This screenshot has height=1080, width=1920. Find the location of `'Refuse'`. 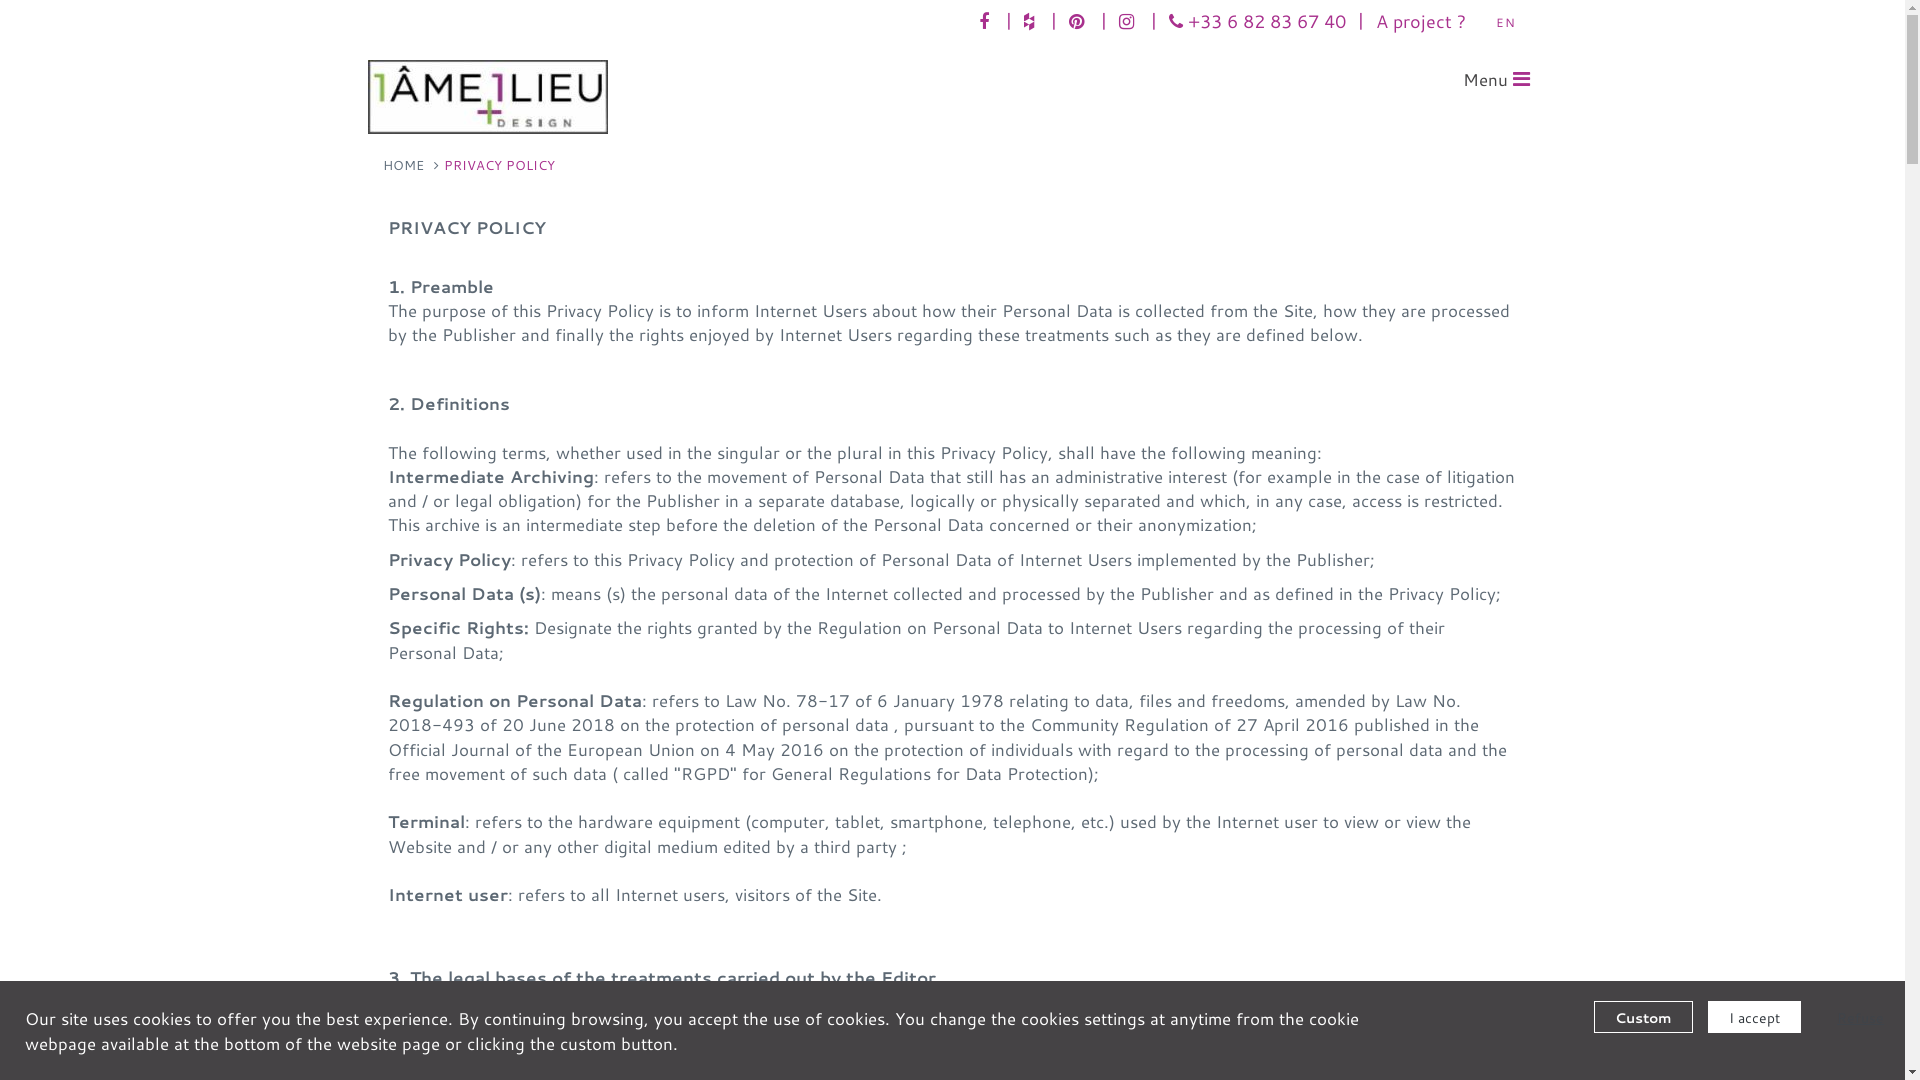

'Refuse' is located at coordinates (1815, 1017).